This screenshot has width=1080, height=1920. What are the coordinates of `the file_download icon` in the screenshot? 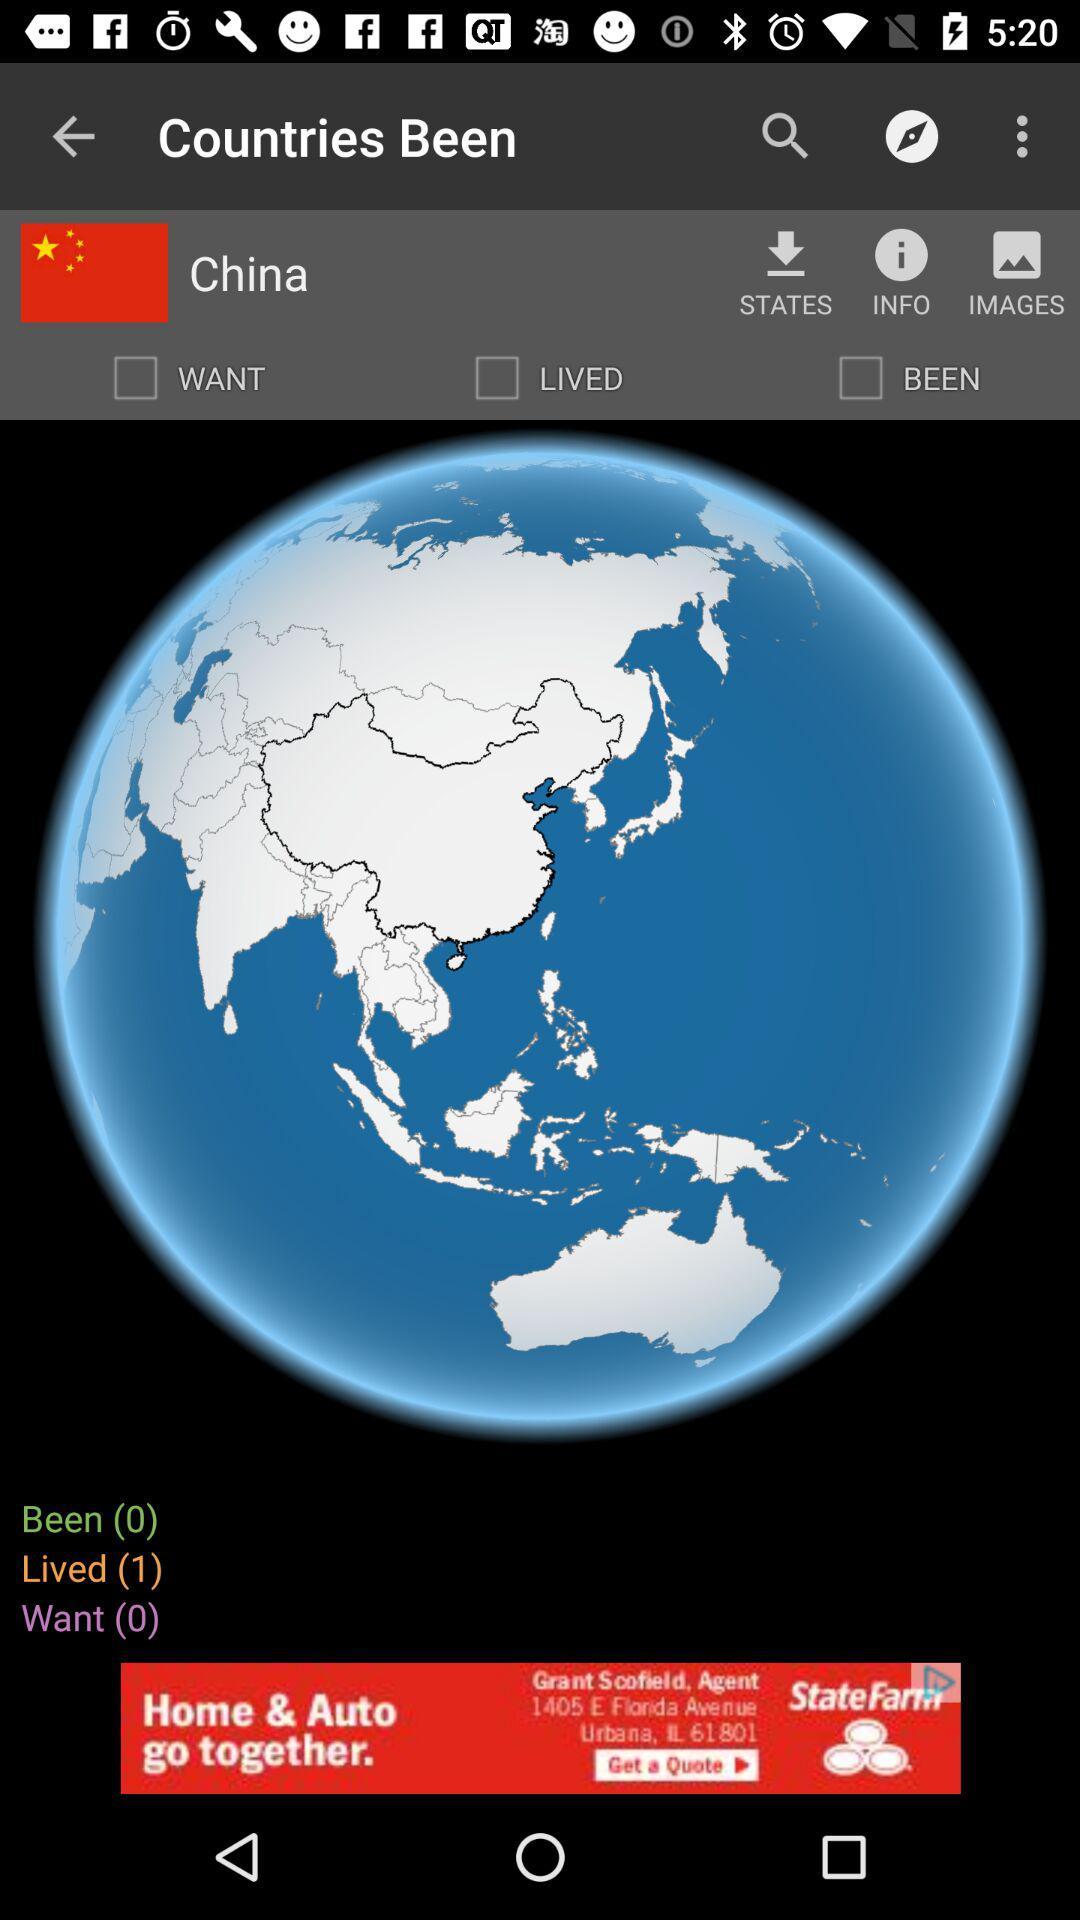 It's located at (785, 253).